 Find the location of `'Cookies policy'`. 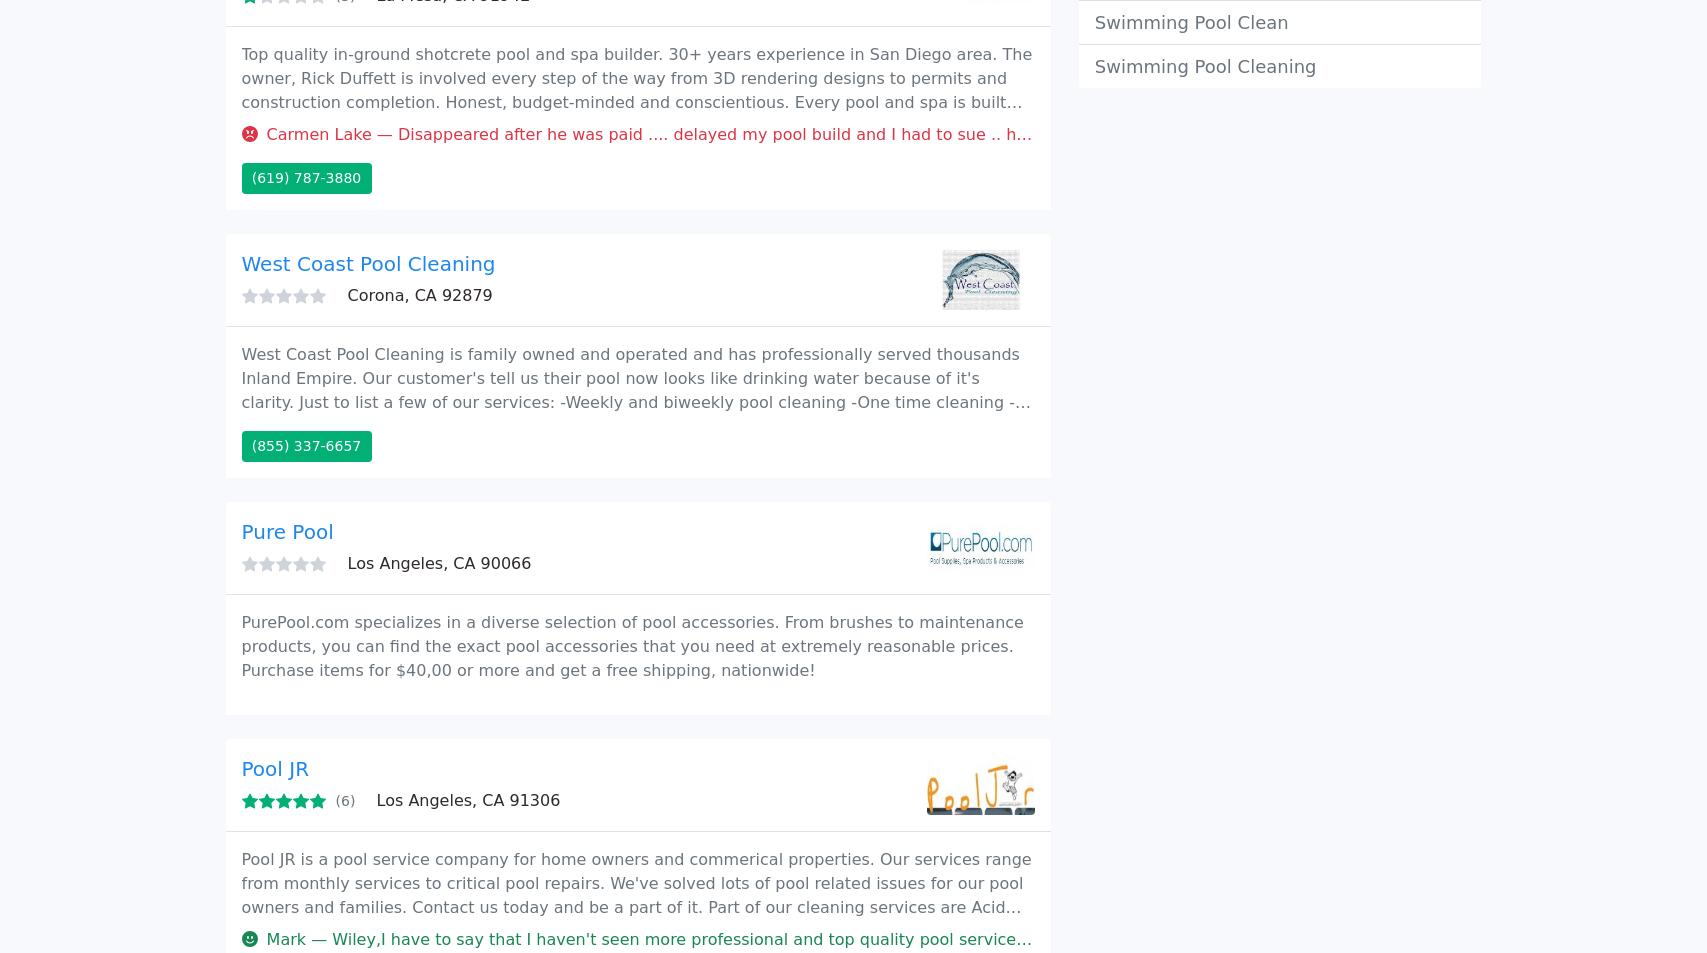

'Cookies policy' is located at coordinates (1355, 117).